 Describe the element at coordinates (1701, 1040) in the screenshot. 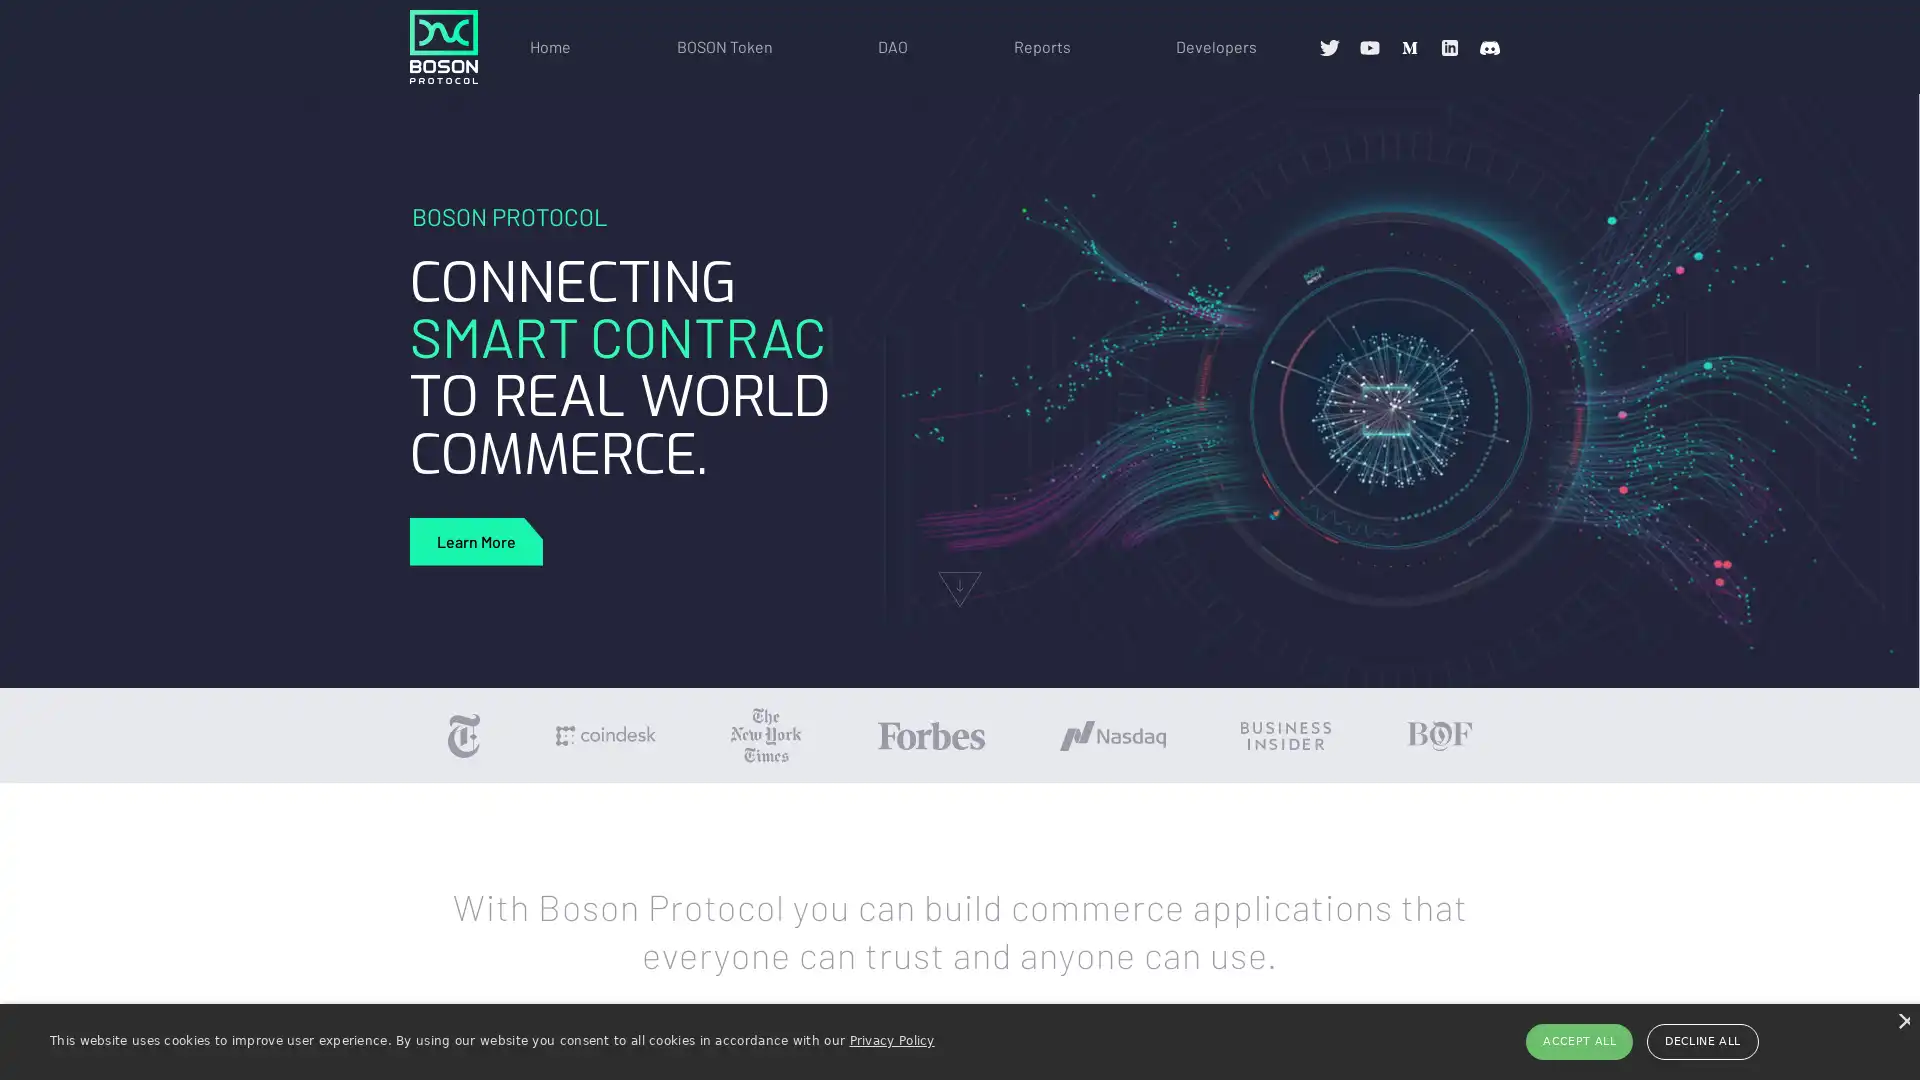

I see `DECLINE ALL` at that location.